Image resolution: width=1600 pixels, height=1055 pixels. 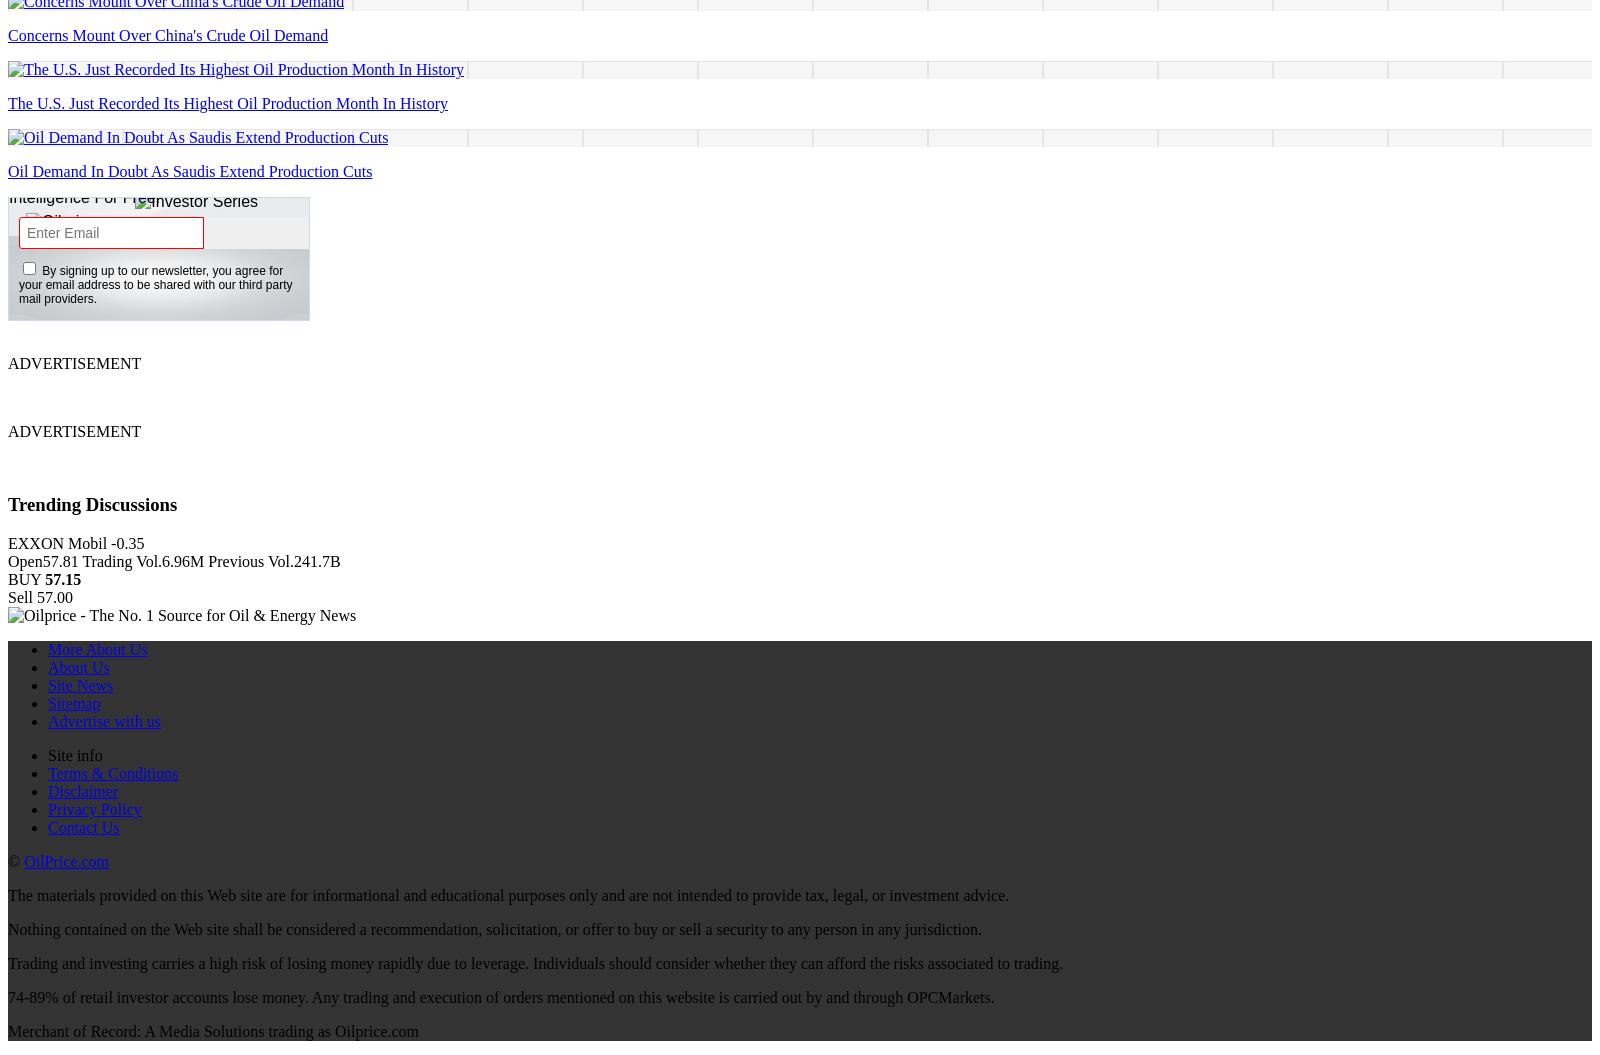 What do you see at coordinates (25, 577) in the screenshot?
I see `'BUY'` at bounding box center [25, 577].